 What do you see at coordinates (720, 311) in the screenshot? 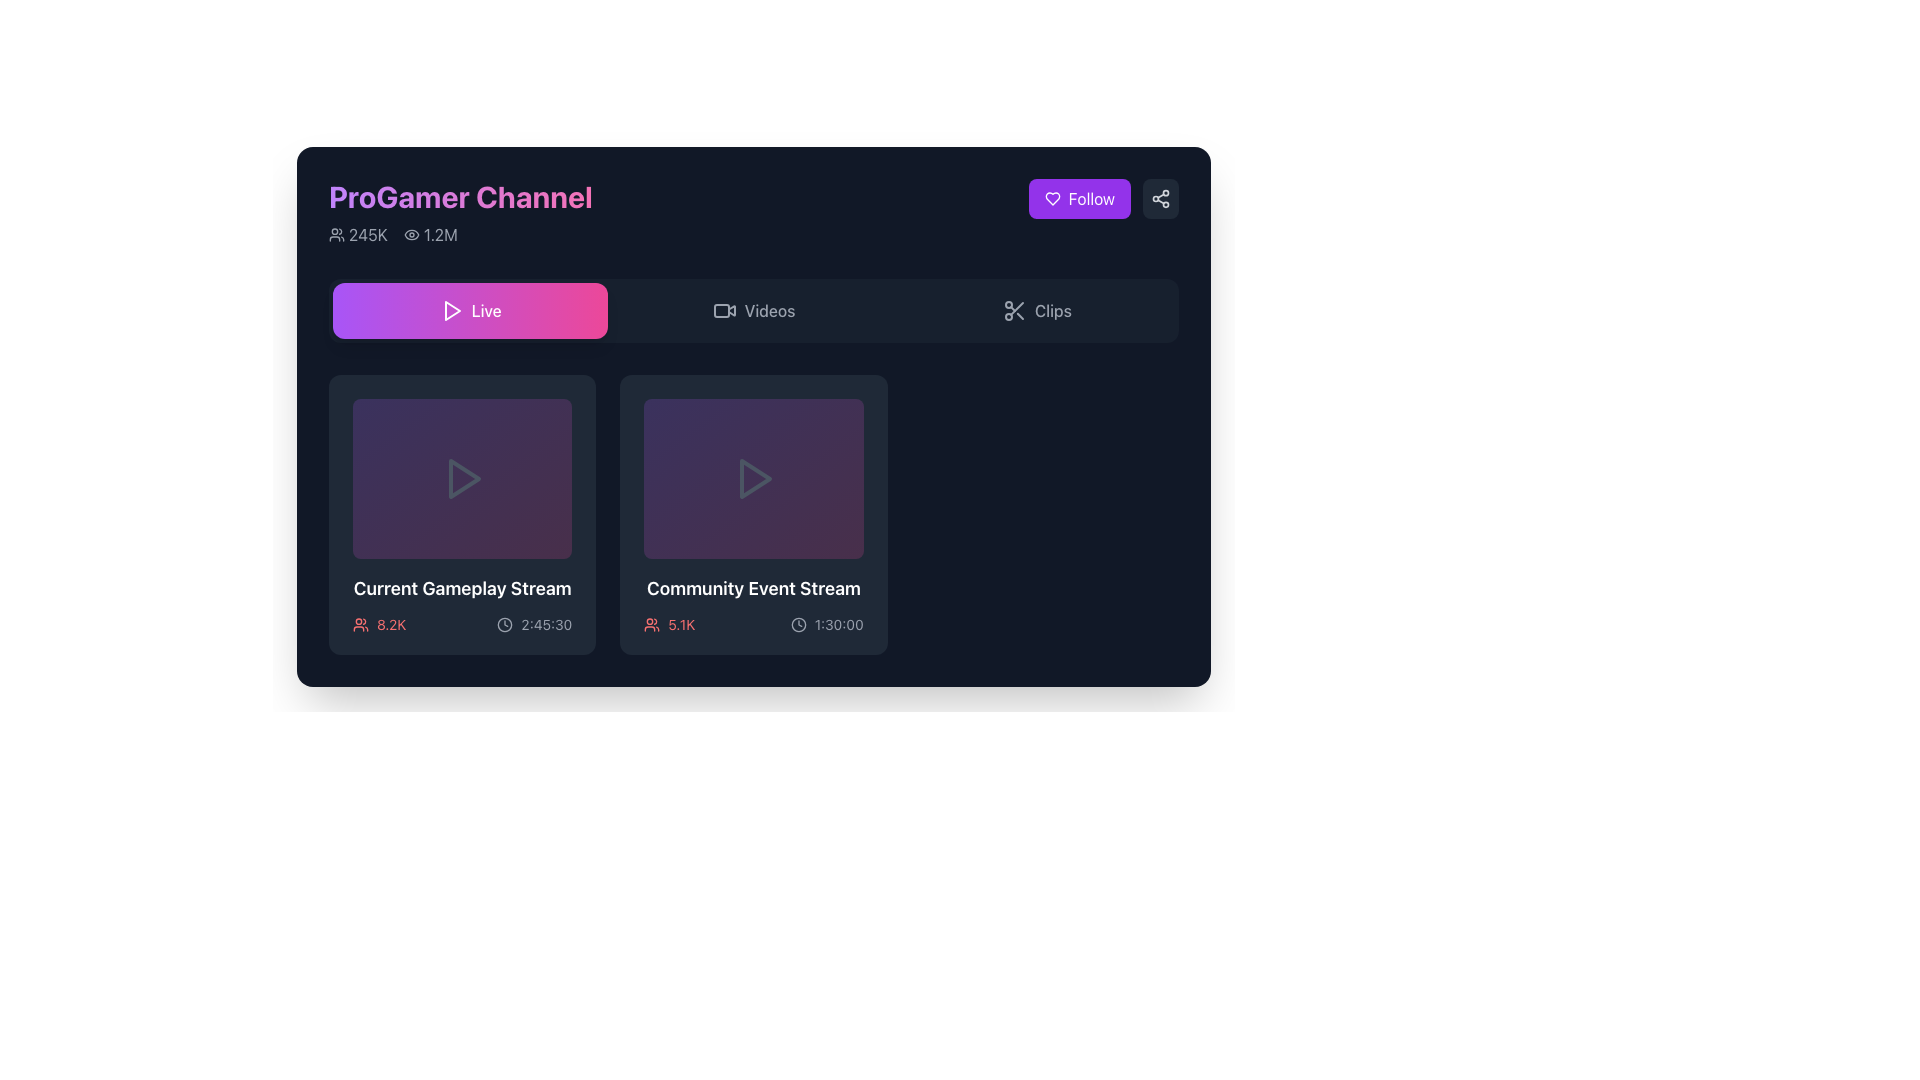
I see `the decorative rectangular element with rounded corners within the video icon, located in the central-left portion of the icon` at bounding box center [720, 311].